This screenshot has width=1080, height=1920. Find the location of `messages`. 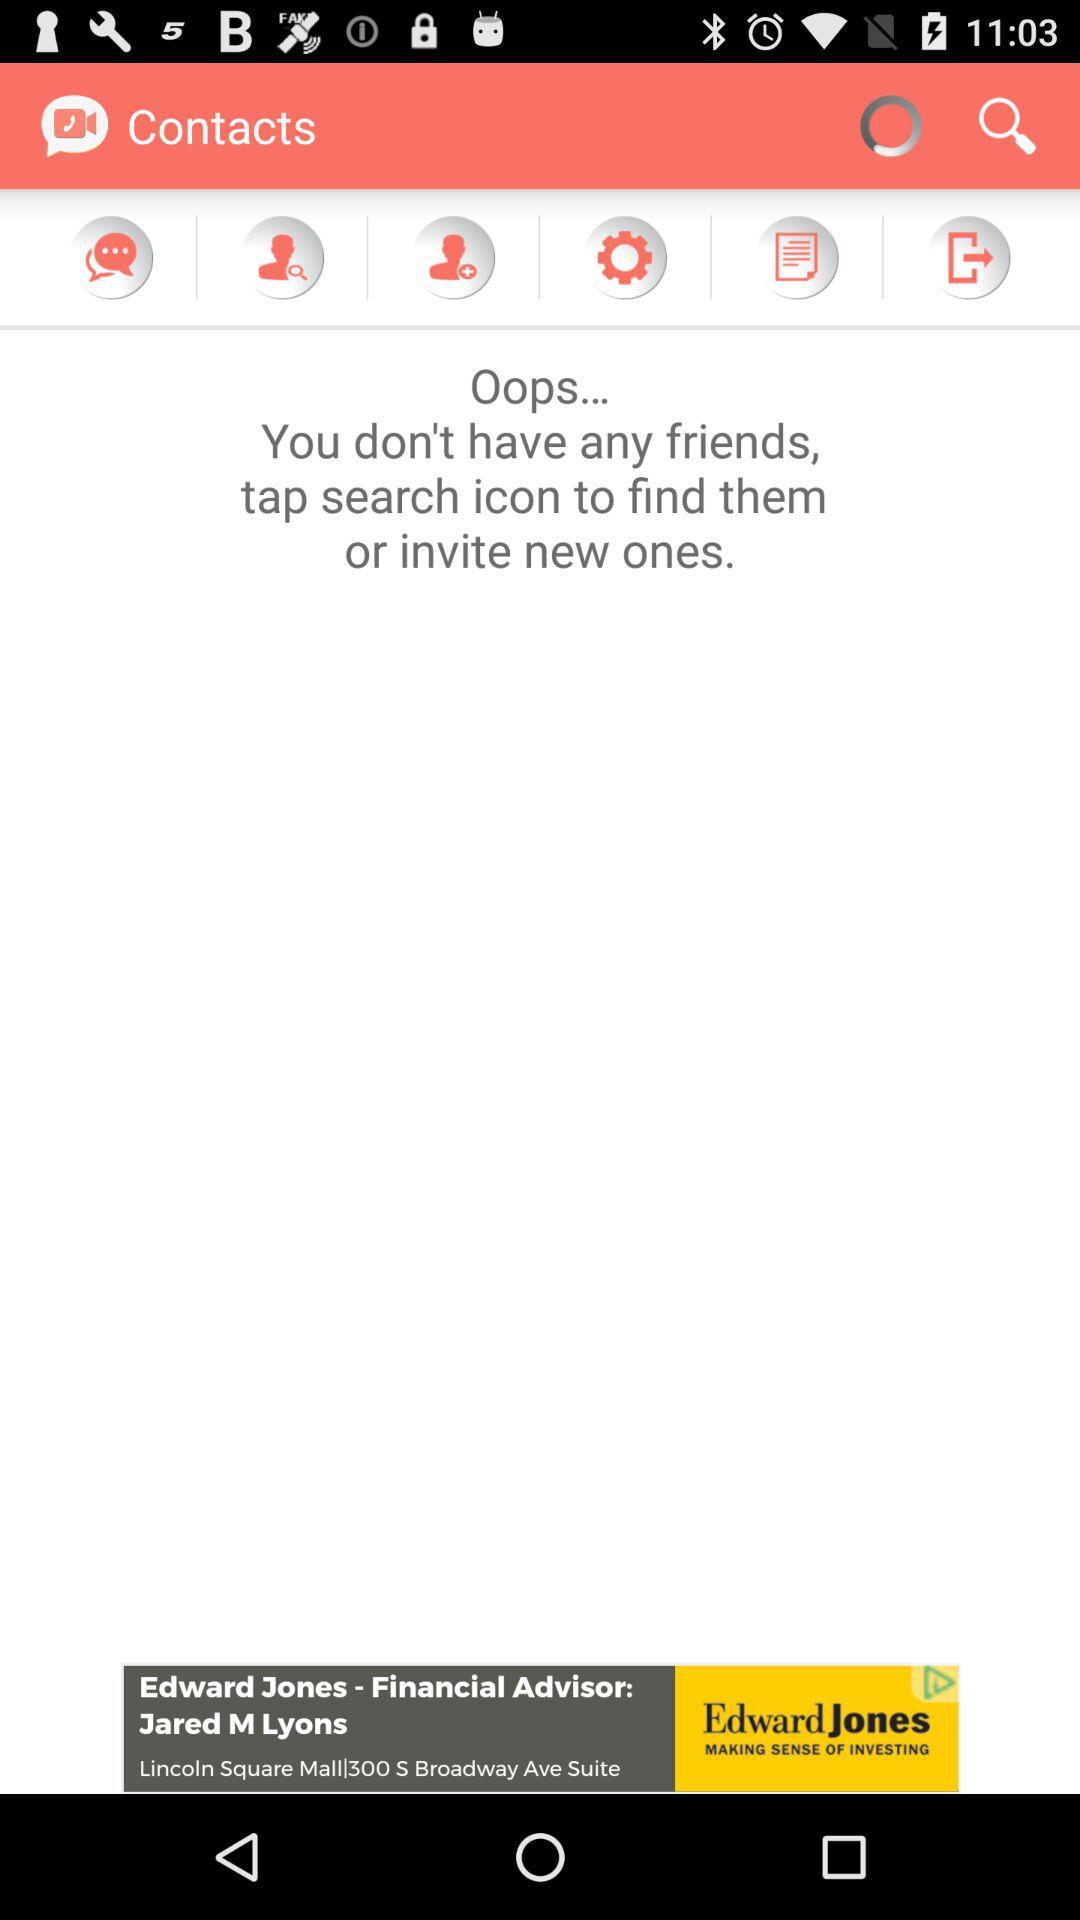

messages is located at coordinates (111, 256).